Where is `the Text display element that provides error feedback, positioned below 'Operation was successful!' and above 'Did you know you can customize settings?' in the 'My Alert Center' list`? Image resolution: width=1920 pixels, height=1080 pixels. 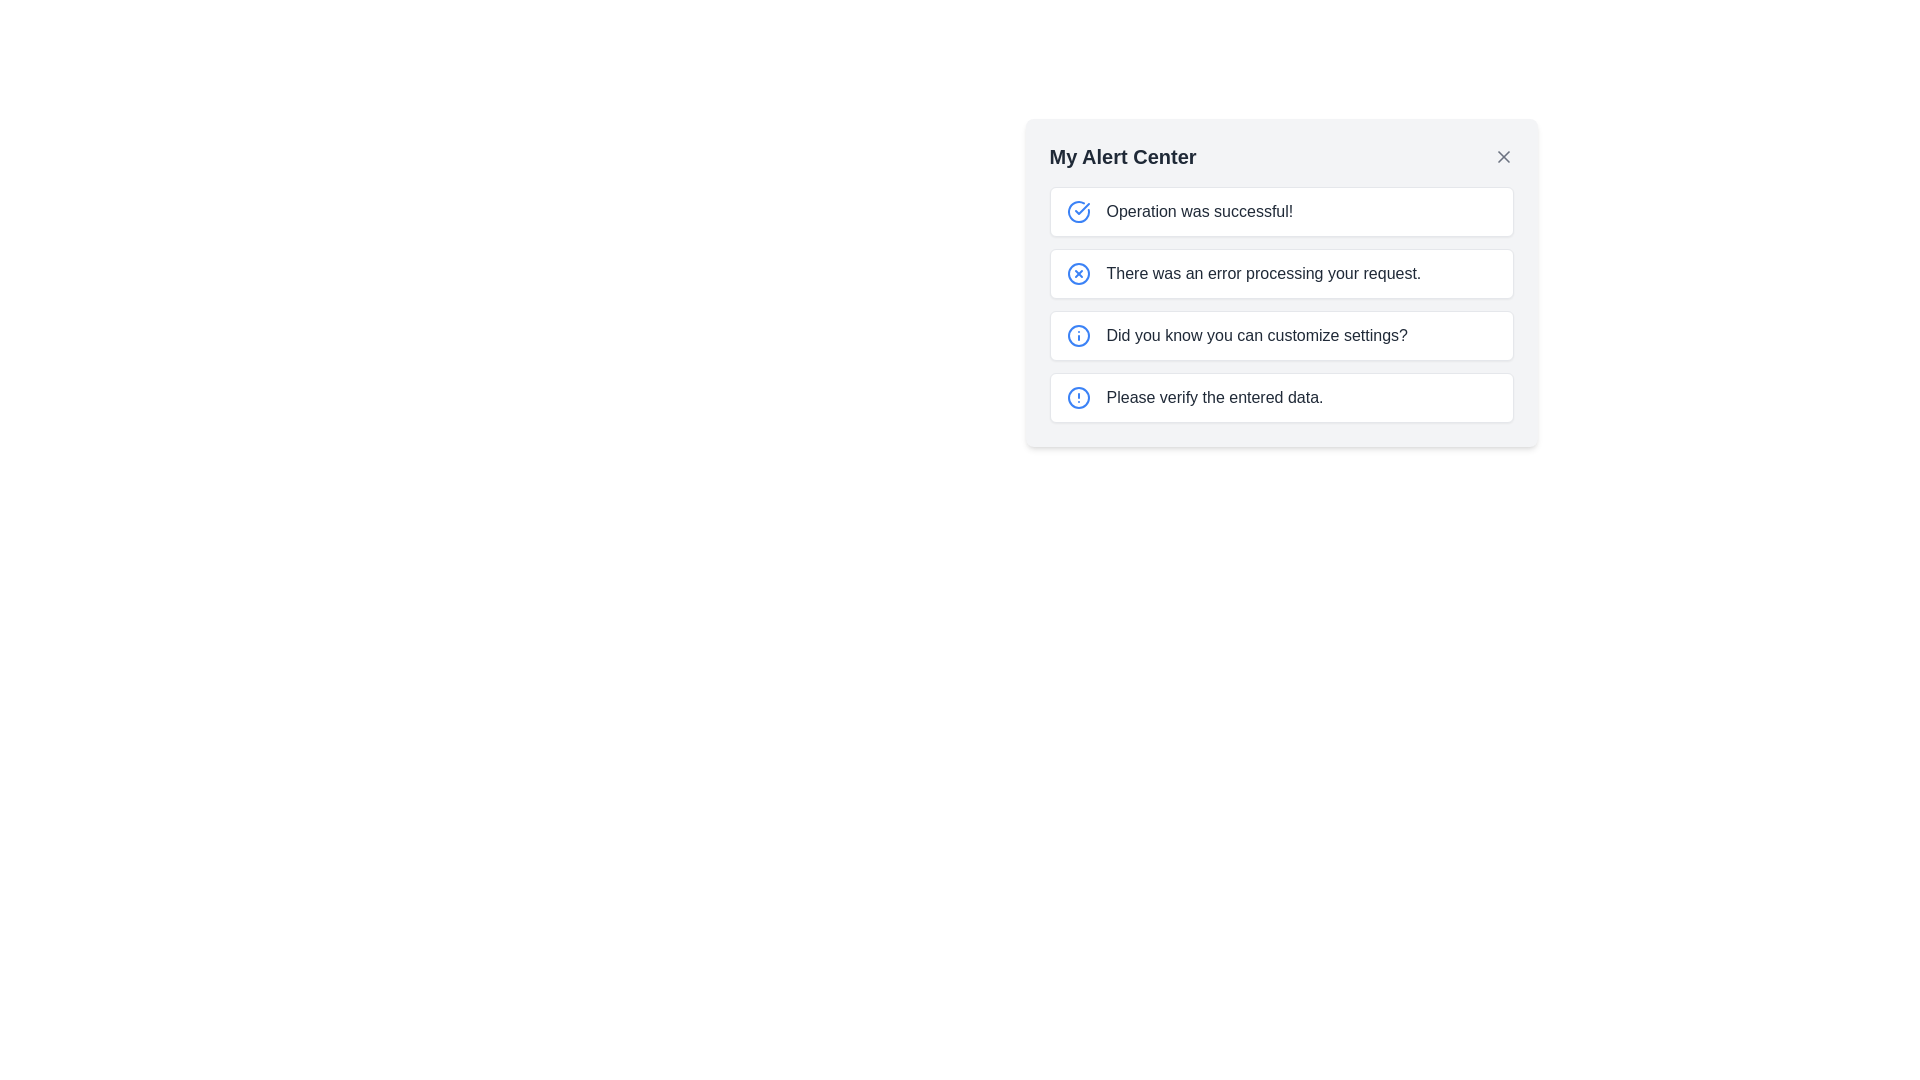
the Text display element that provides error feedback, positioned below 'Operation was successful!' and above 'Did you know you can customize settings?' in the 'My Alert Center' list is located at coordinates (1262, 273).